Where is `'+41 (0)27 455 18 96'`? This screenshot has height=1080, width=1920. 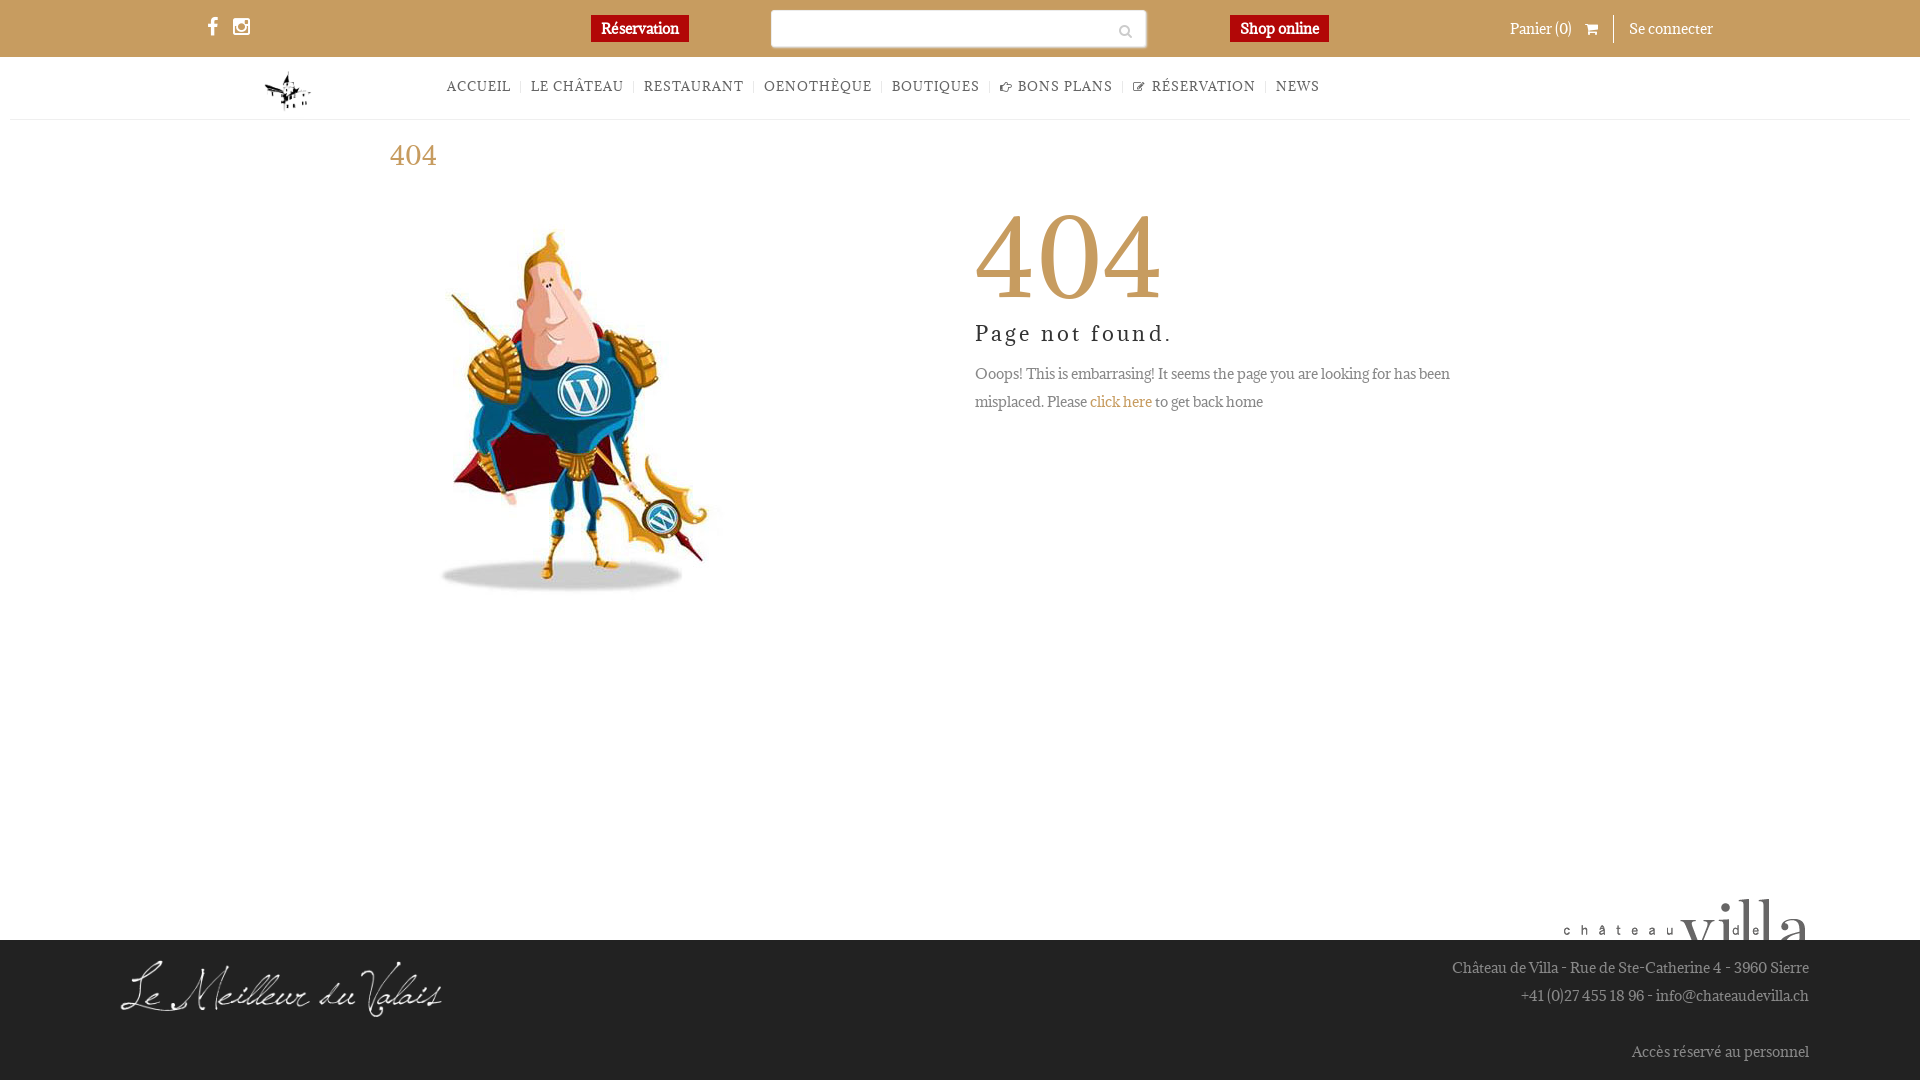
'+41 (0)27 455 18 96' is located at coordinates (1581, 995).